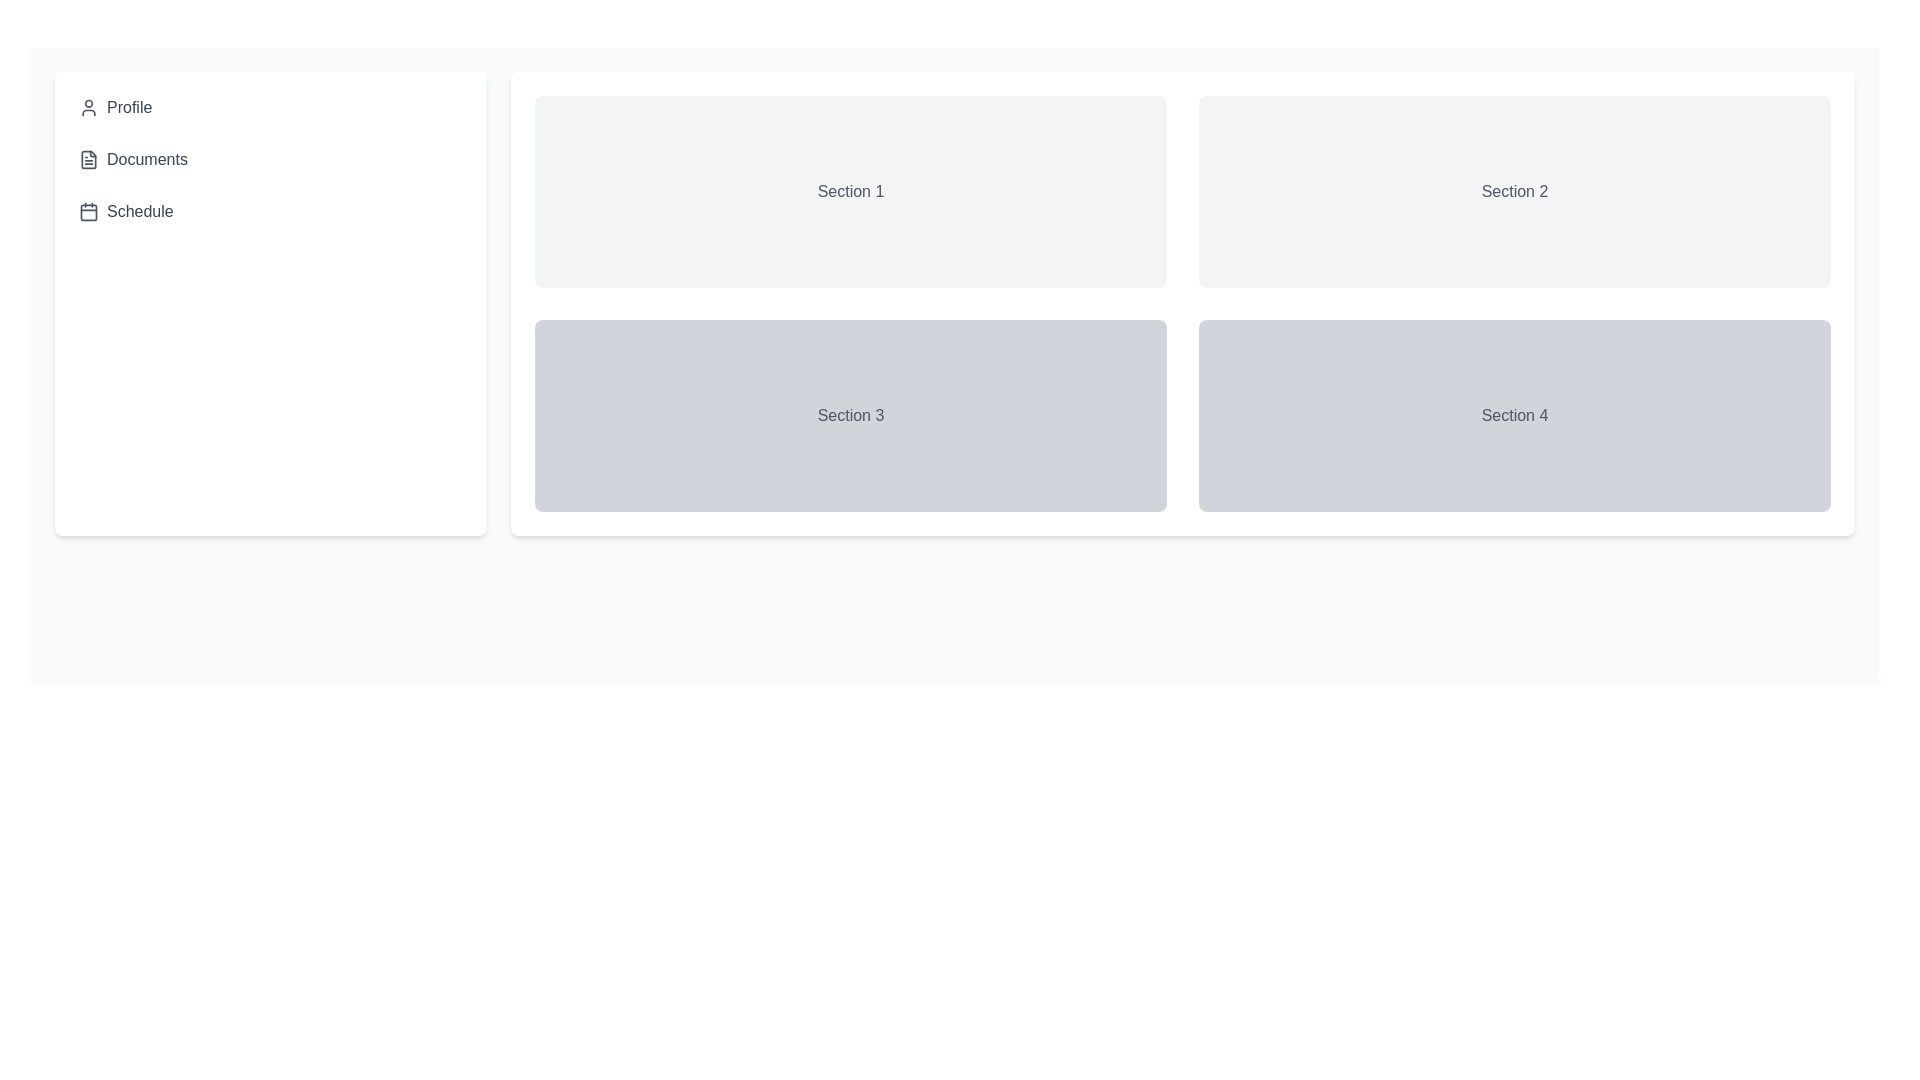 Image resolution: width=1920 pixels, height=1080 pixels. Describe the element at coordinates (88, 158) in the screenshot. I see `the 'Documents' icon located in the leftmost vertical panel, which is the second item in a vertical list of three menu items` at that location.